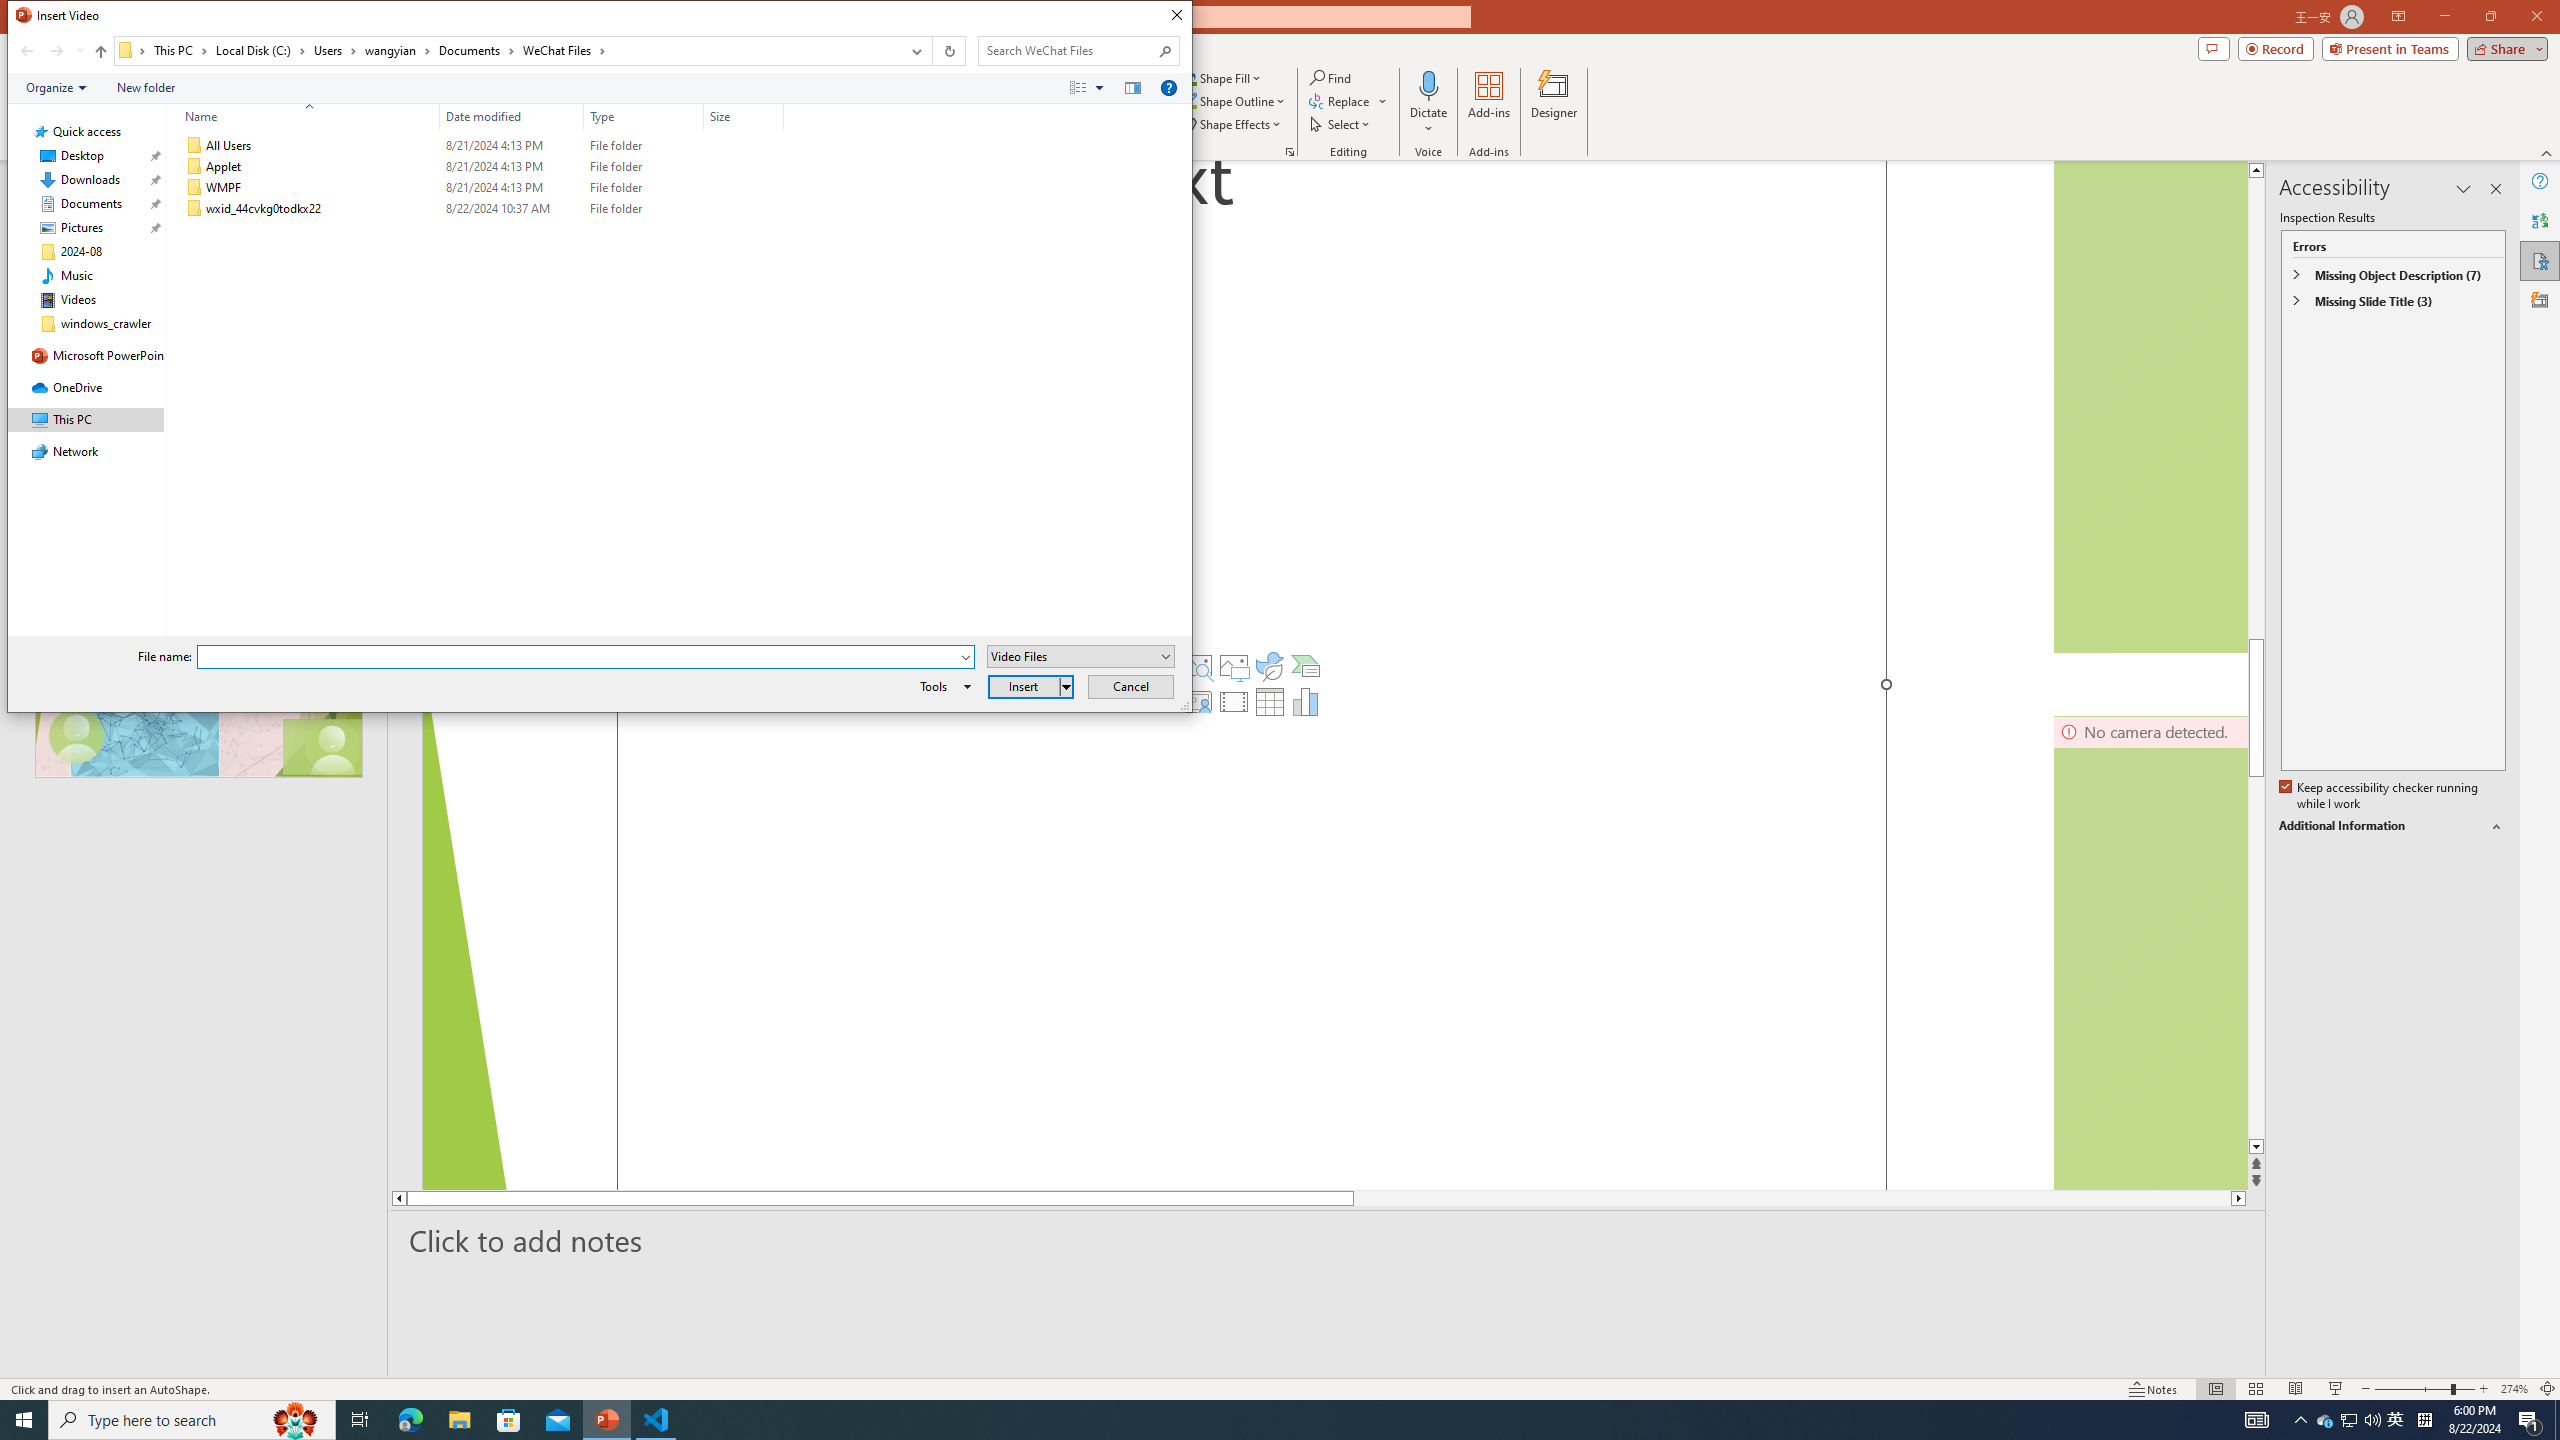 Image resolution: width=2560 pixels, height=1440 pixels. What do you see at coordinates (2396, 1418) in the screenshot?
I see `'IME Mode Icon - IME is disabled'` at bounding box center [2396, 1418].